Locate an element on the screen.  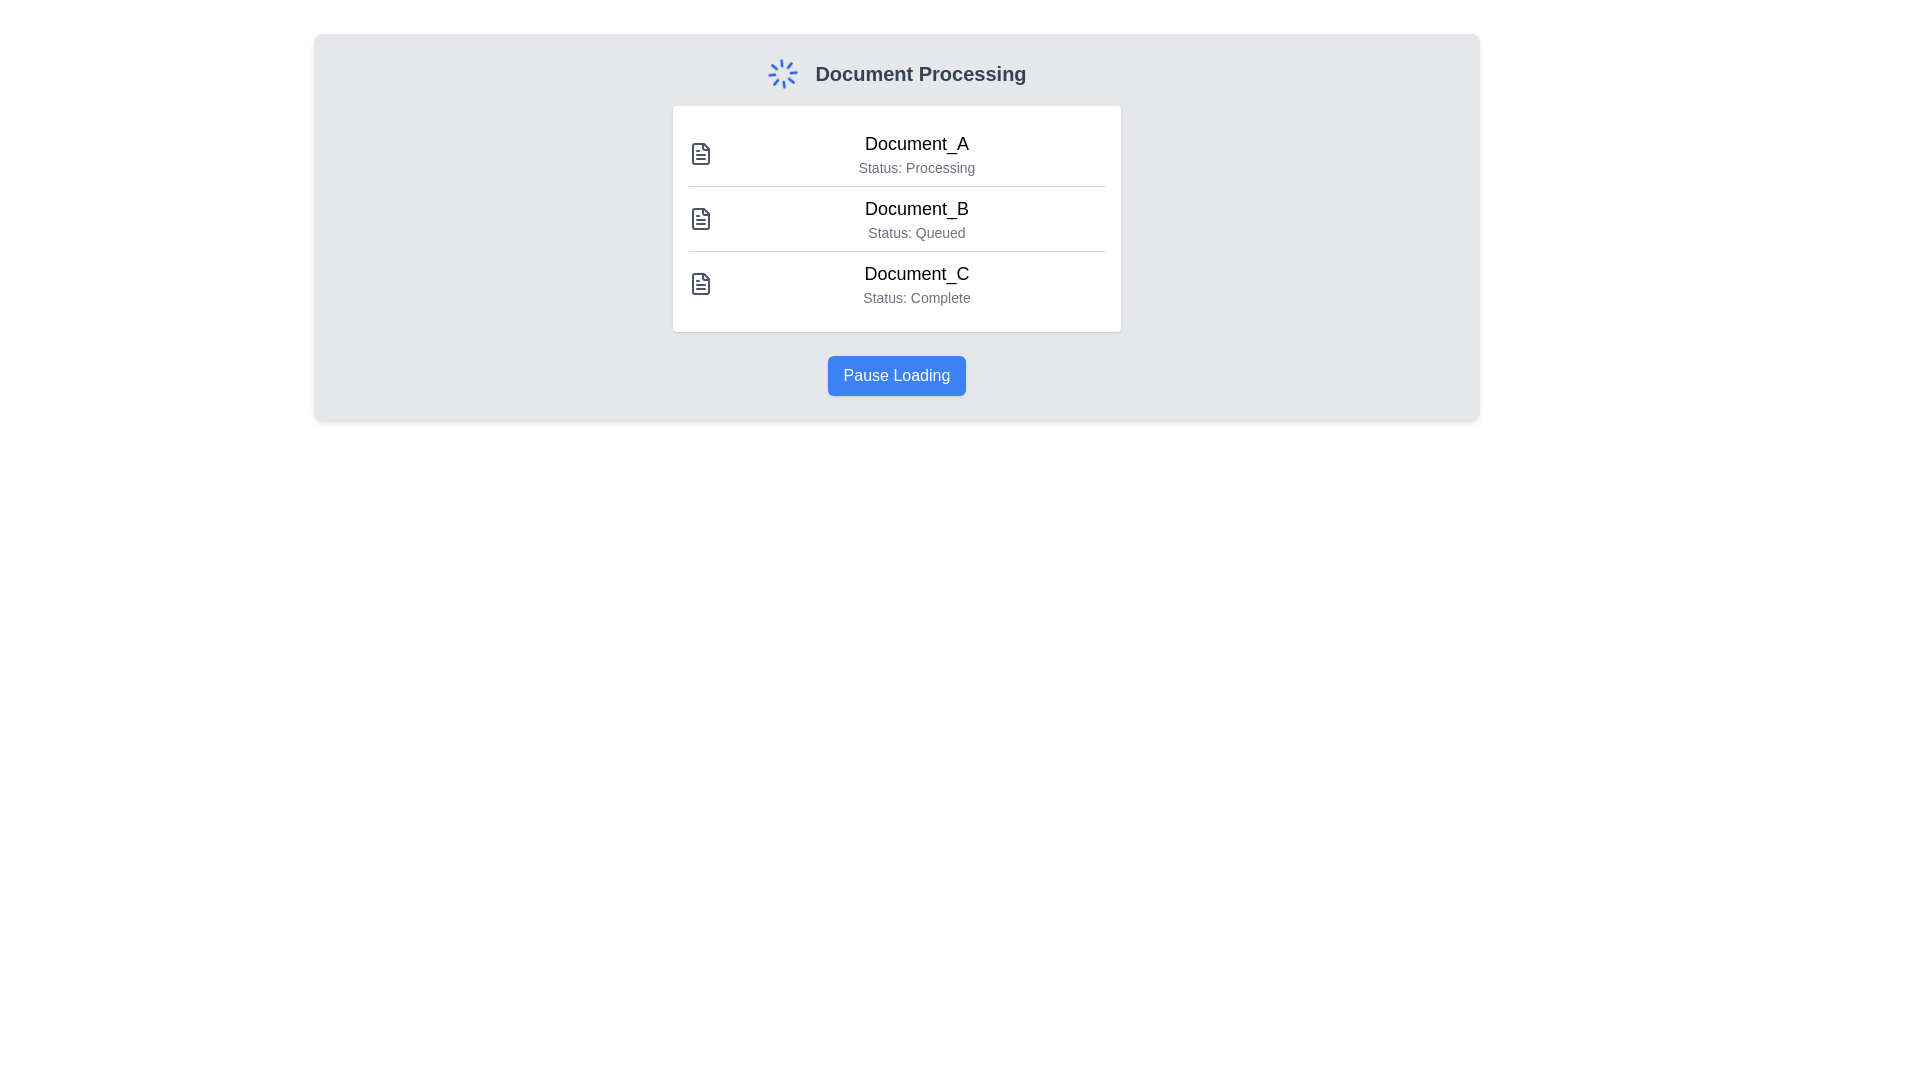
the informational text block displaying the status of 'Document_C' which indicates 'Complete' is located at coordinates (896, 283).